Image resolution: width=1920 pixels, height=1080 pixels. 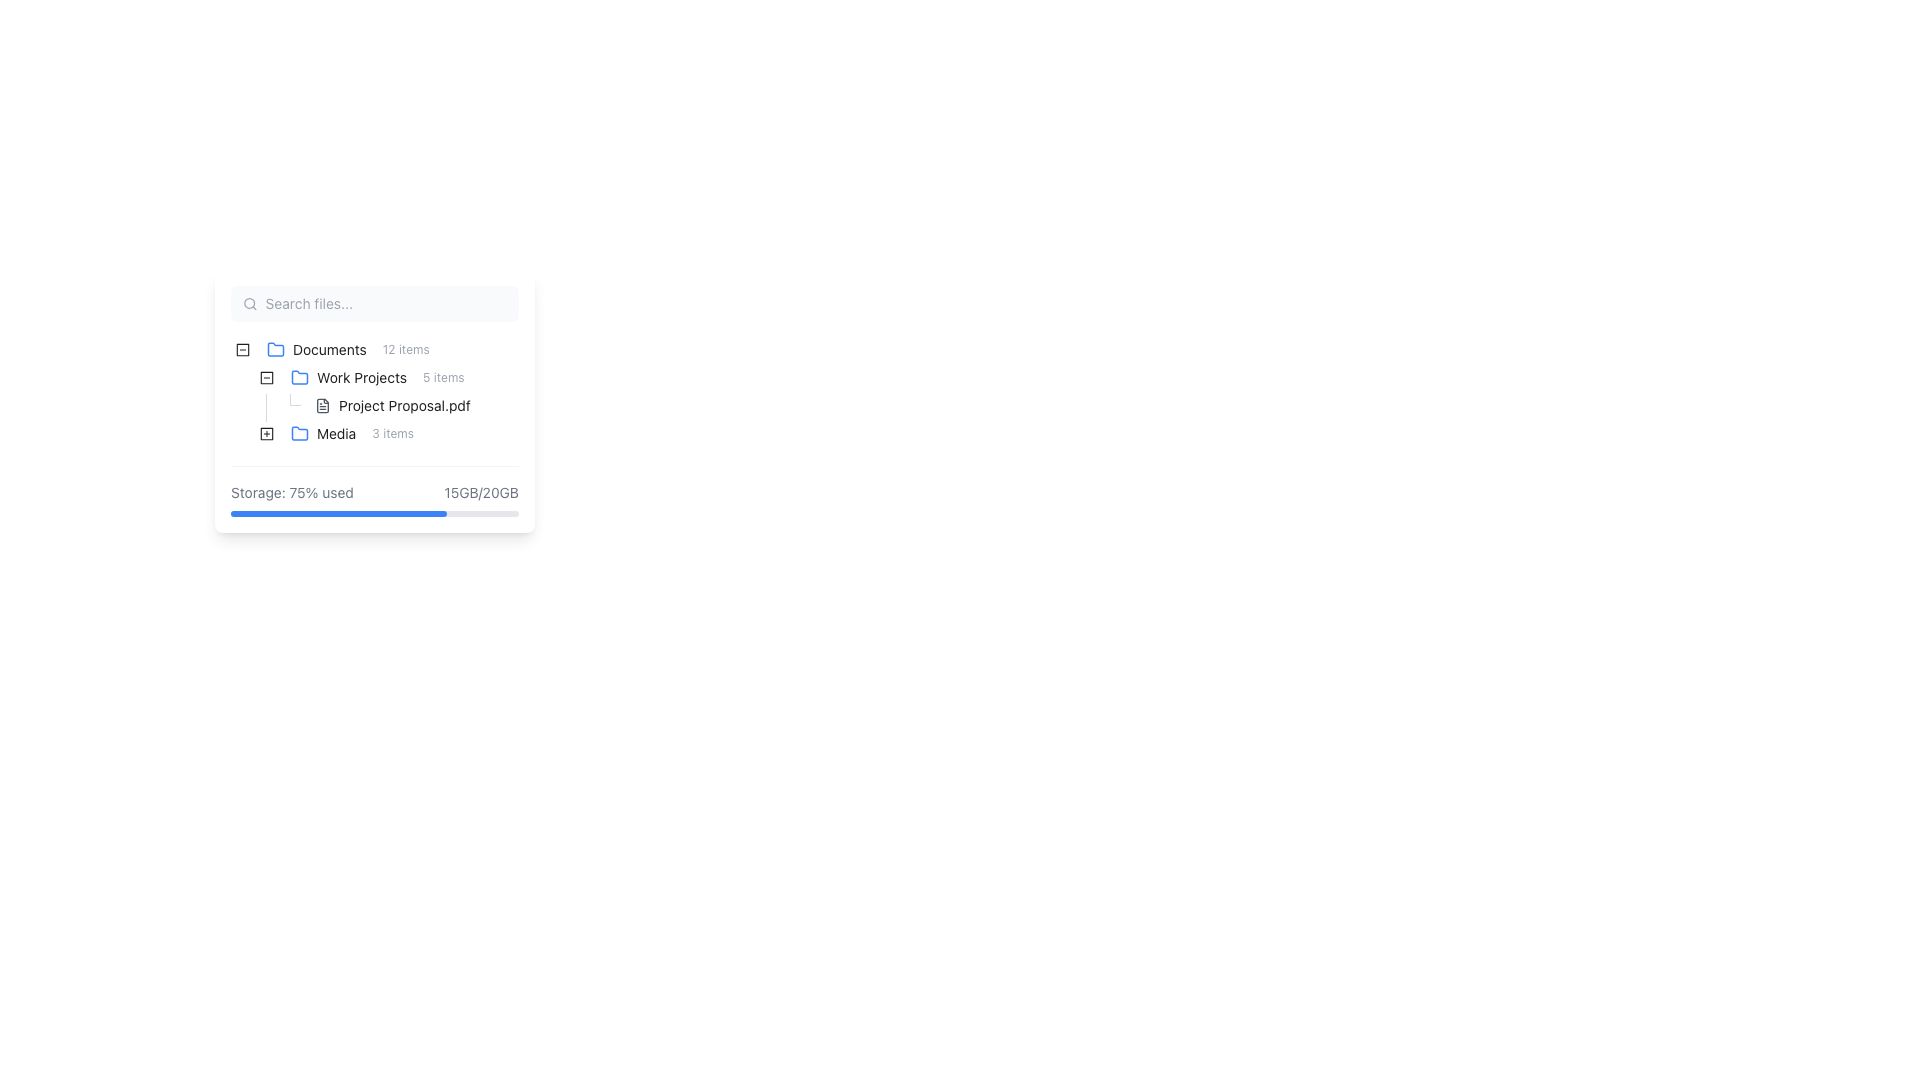 What do you see at coordinates (362, 405) in the screenshot?
I see `the Tree leaf node displaying the file named 'Project Proposal.pdf'` at bounding box center [362, 405].